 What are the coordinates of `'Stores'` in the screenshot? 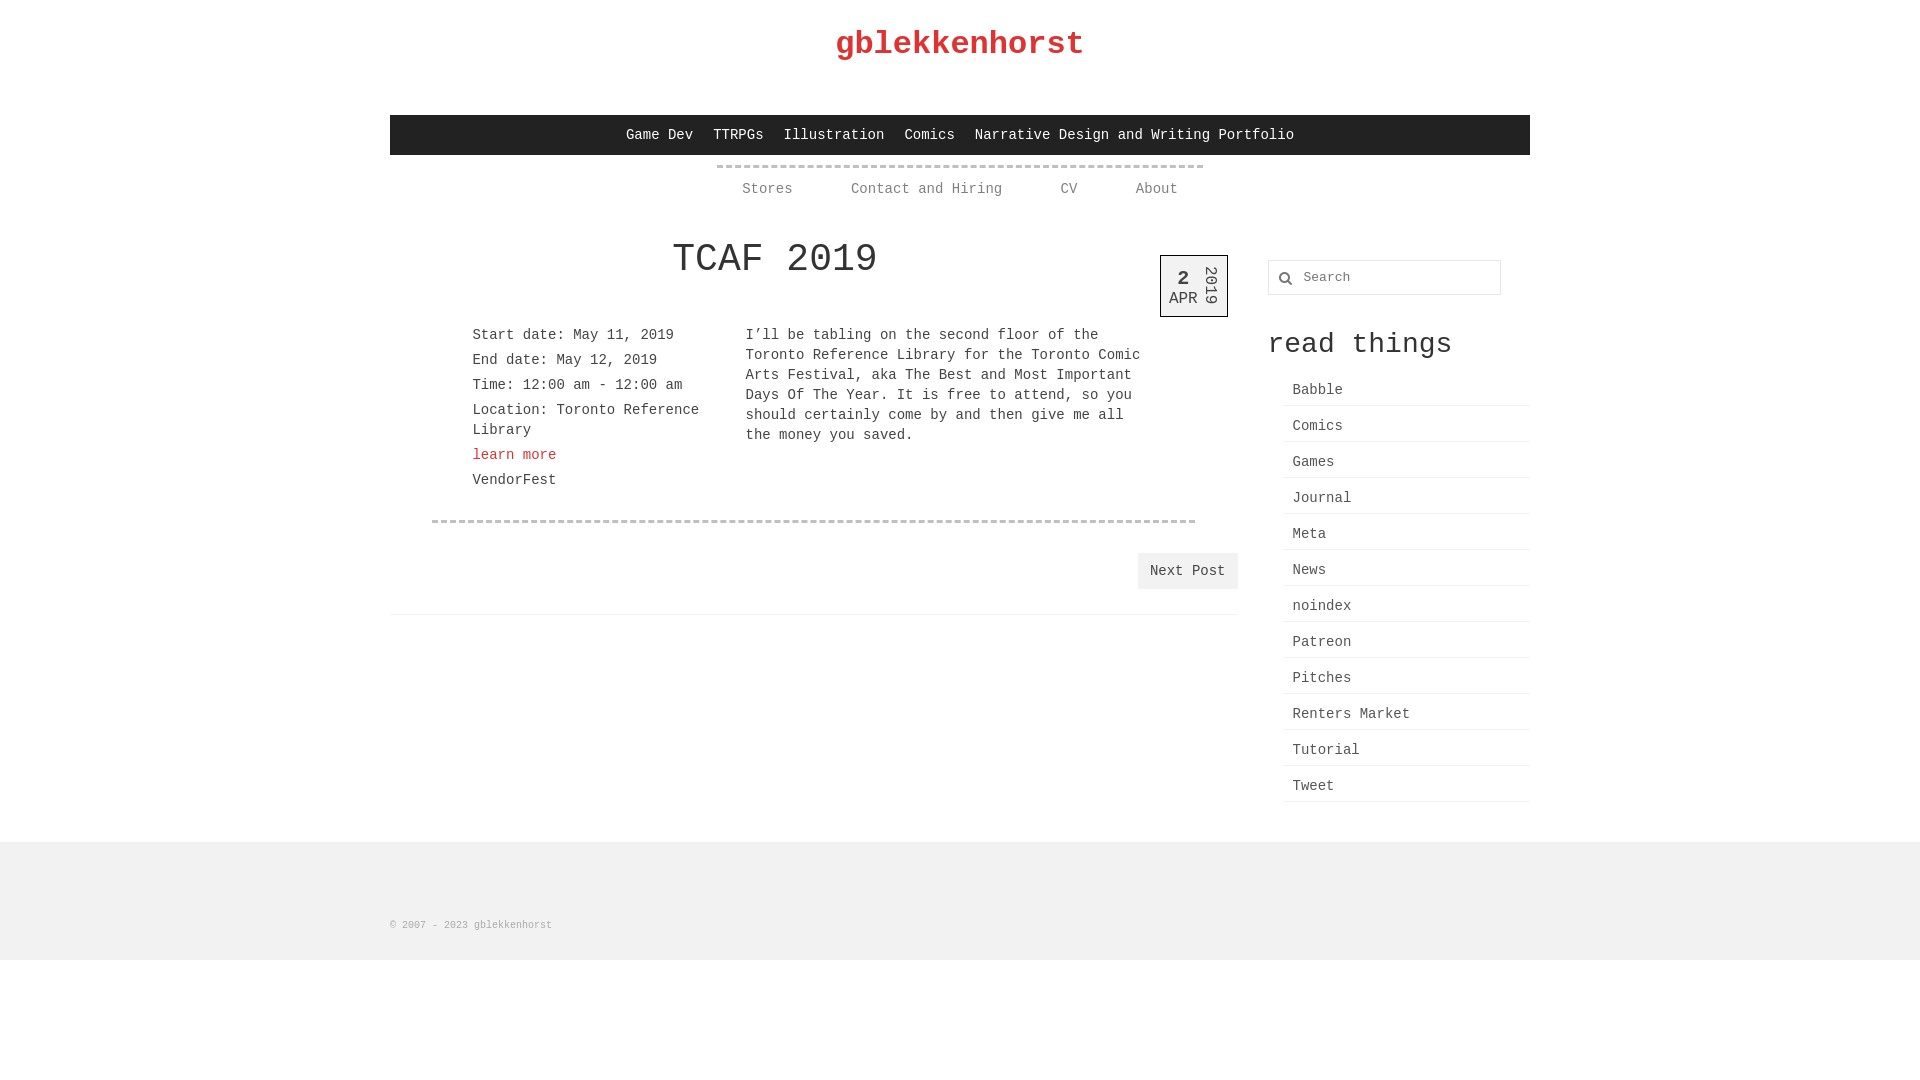 It's located at (741, 189).